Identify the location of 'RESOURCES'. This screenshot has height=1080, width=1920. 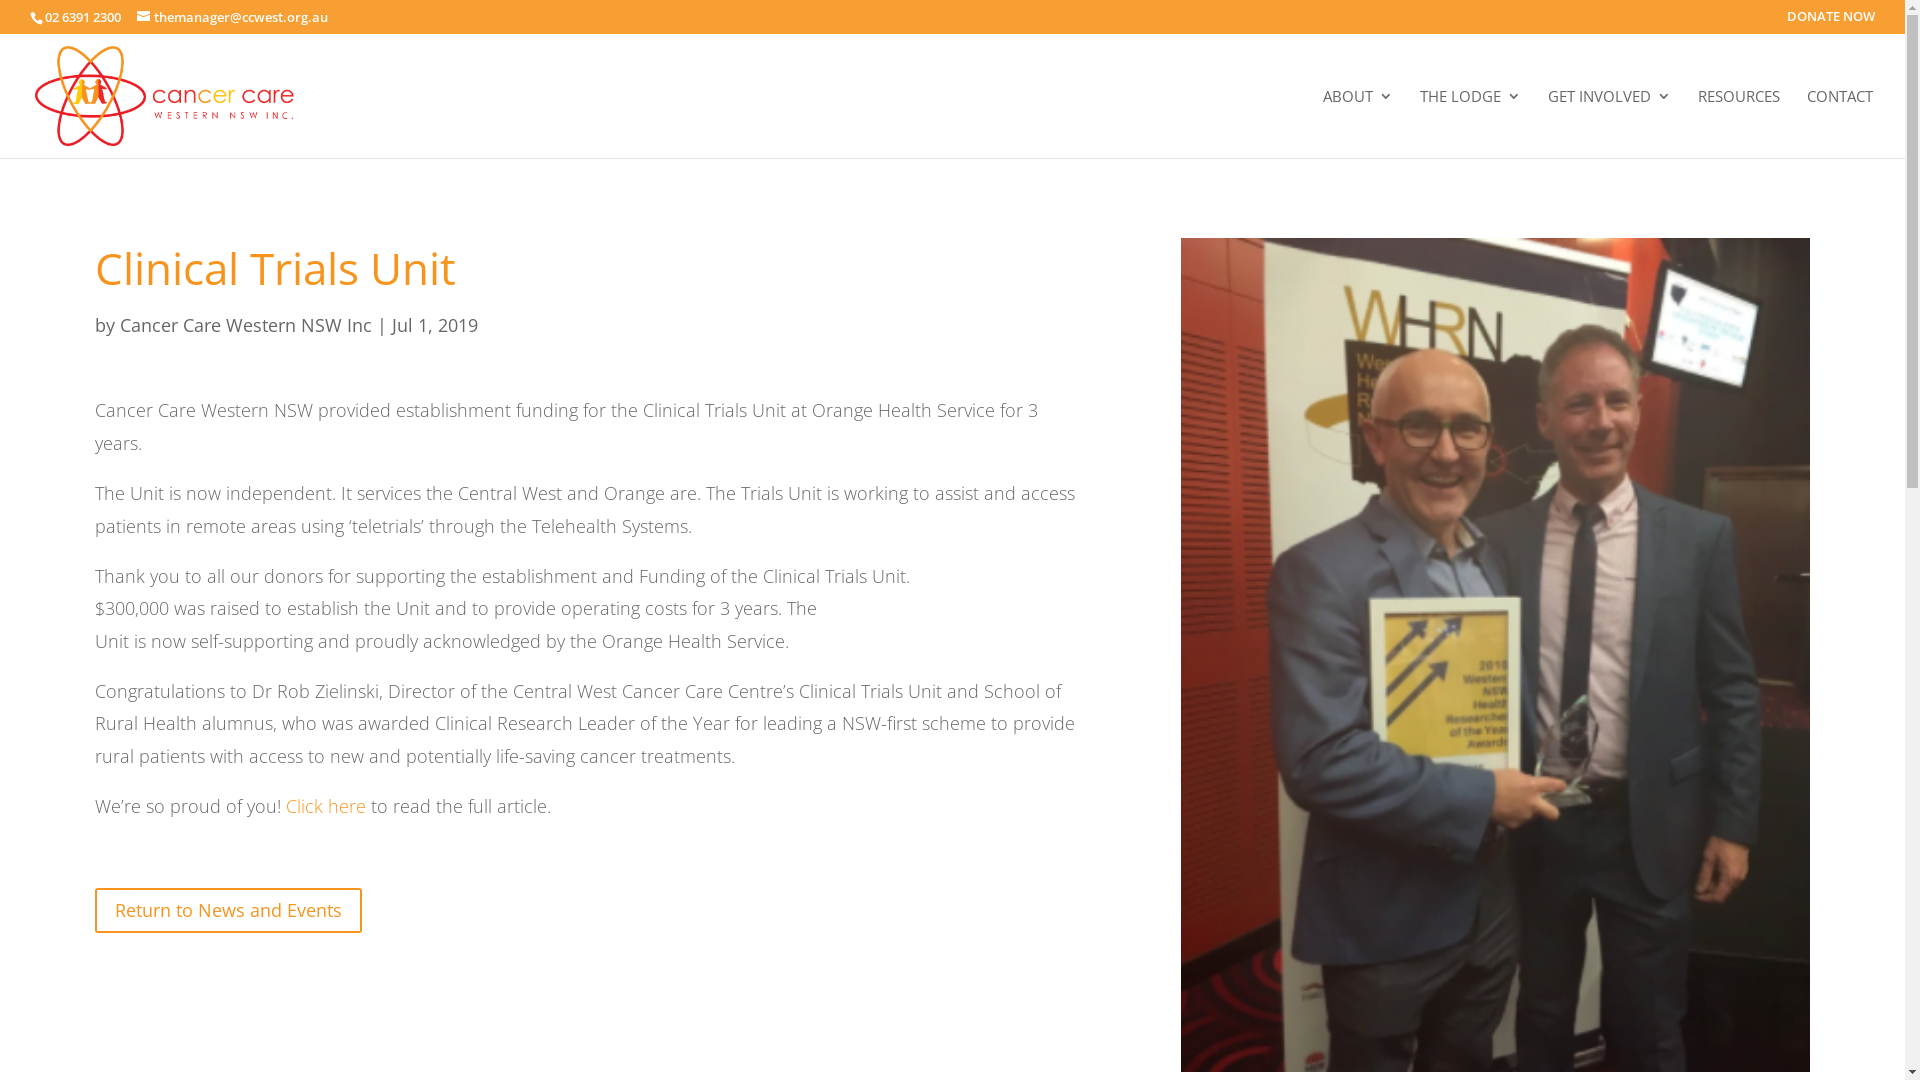
(1697, 122).